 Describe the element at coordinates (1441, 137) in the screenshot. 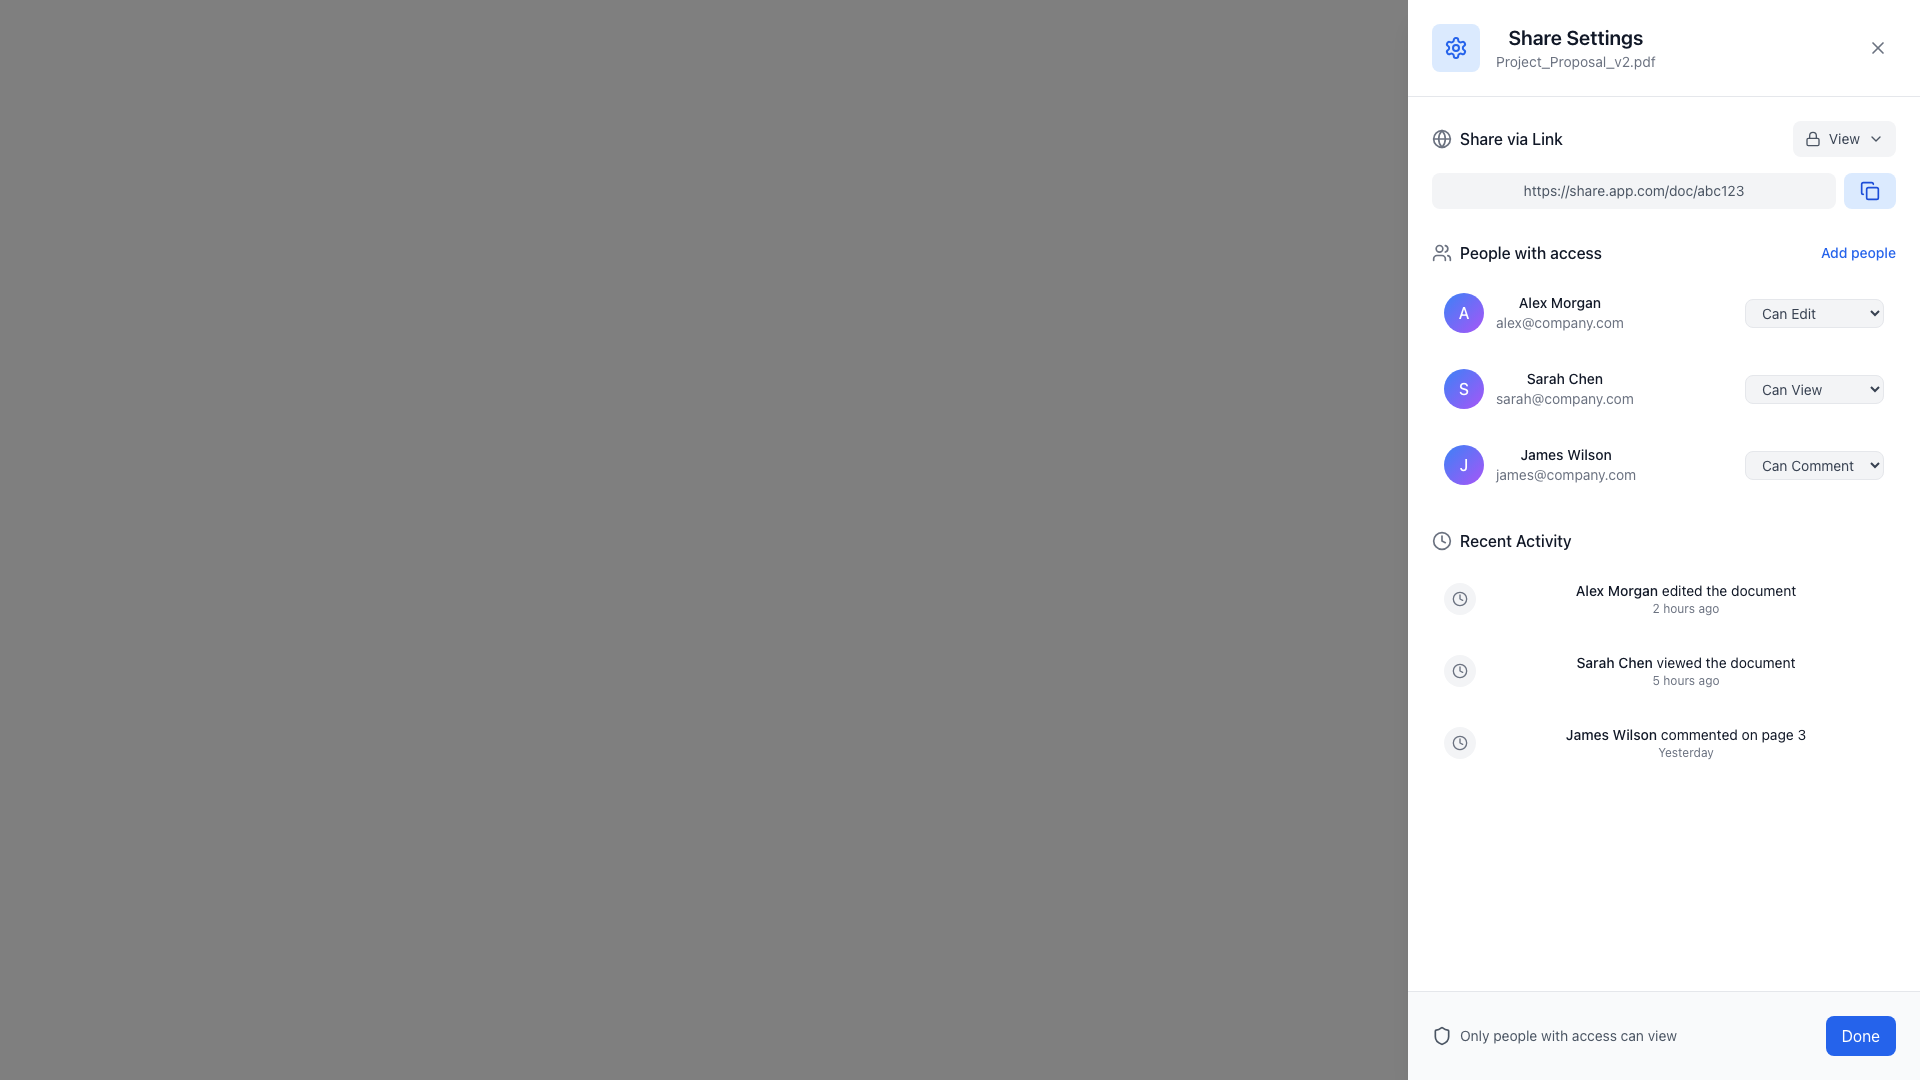

I see `the share options icon located to the left of the 'Share via Link' text, which serves as a visual indicator for sharing options via a link` at that location.